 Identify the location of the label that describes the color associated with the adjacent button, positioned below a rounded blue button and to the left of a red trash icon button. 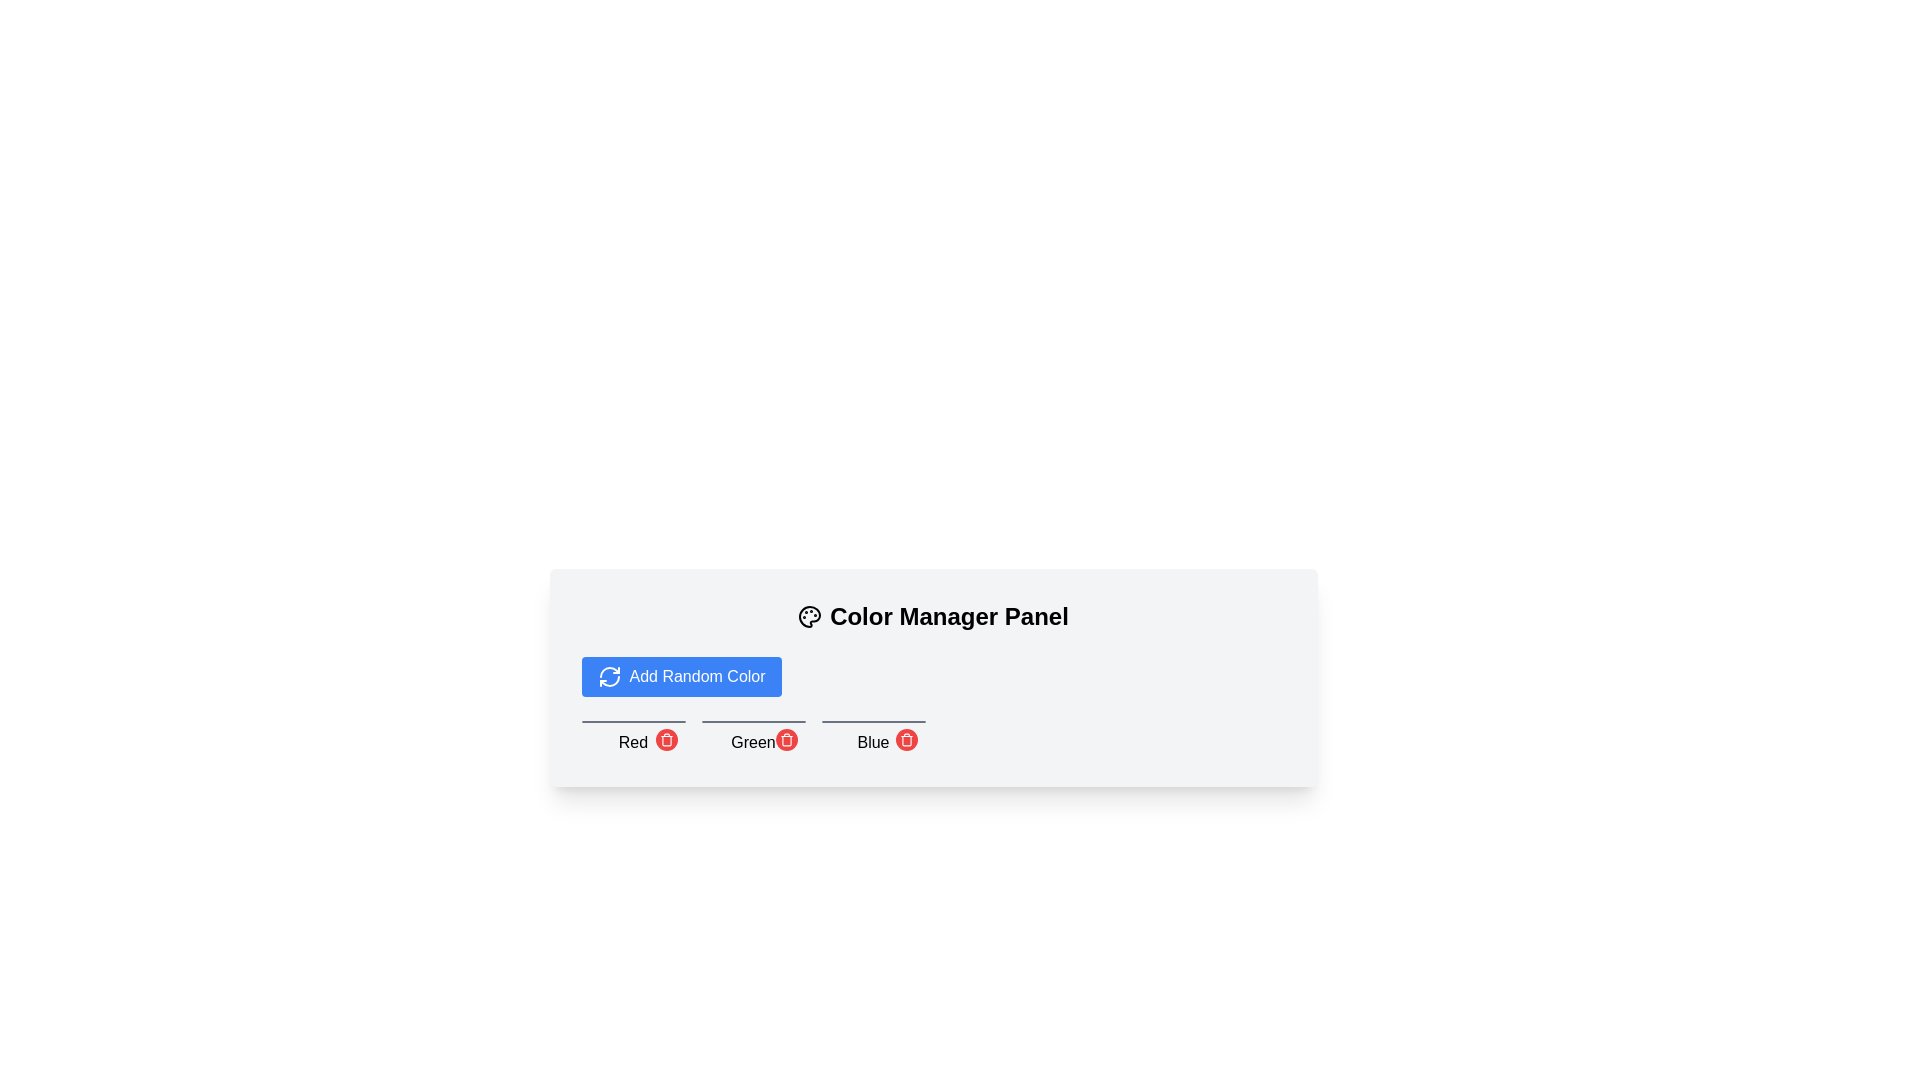
(873, 743).